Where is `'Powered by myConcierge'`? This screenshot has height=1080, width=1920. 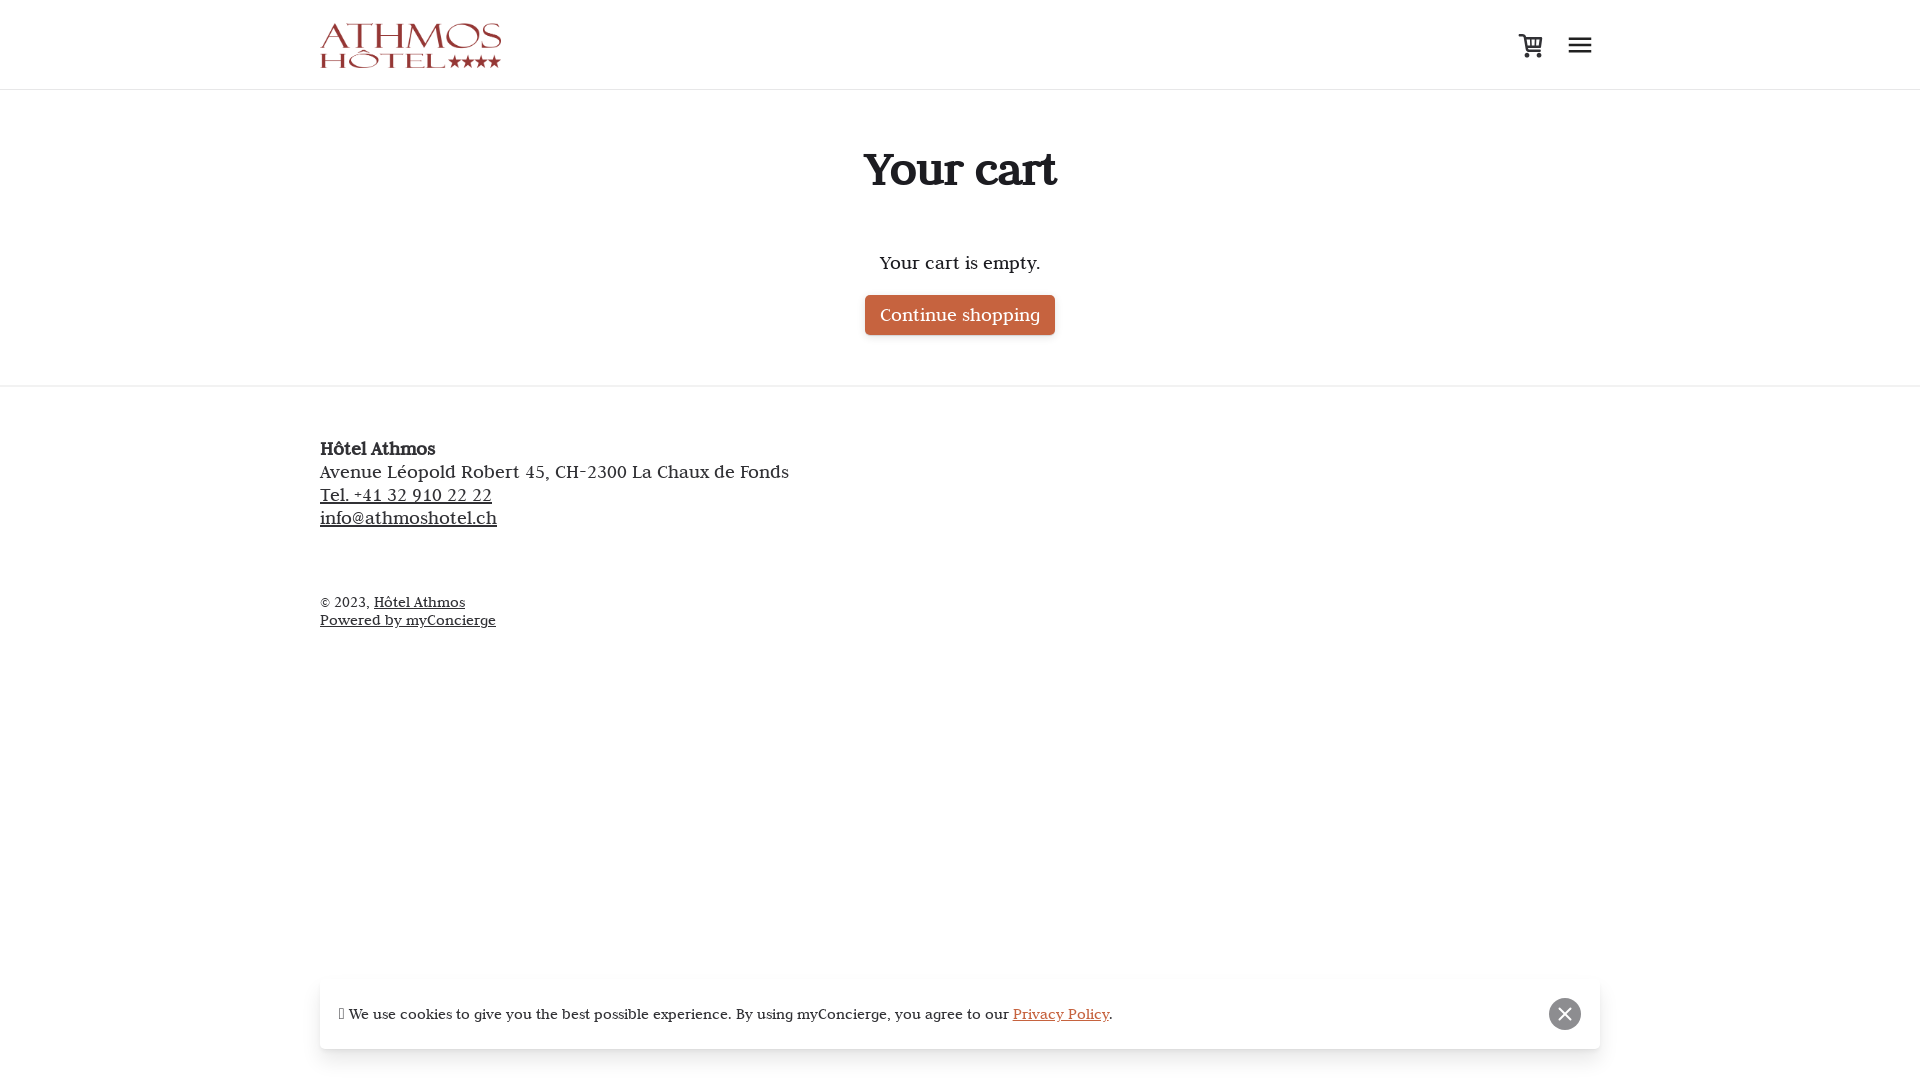 'Powered by myConcierge' is located at coordinates (407, 619).